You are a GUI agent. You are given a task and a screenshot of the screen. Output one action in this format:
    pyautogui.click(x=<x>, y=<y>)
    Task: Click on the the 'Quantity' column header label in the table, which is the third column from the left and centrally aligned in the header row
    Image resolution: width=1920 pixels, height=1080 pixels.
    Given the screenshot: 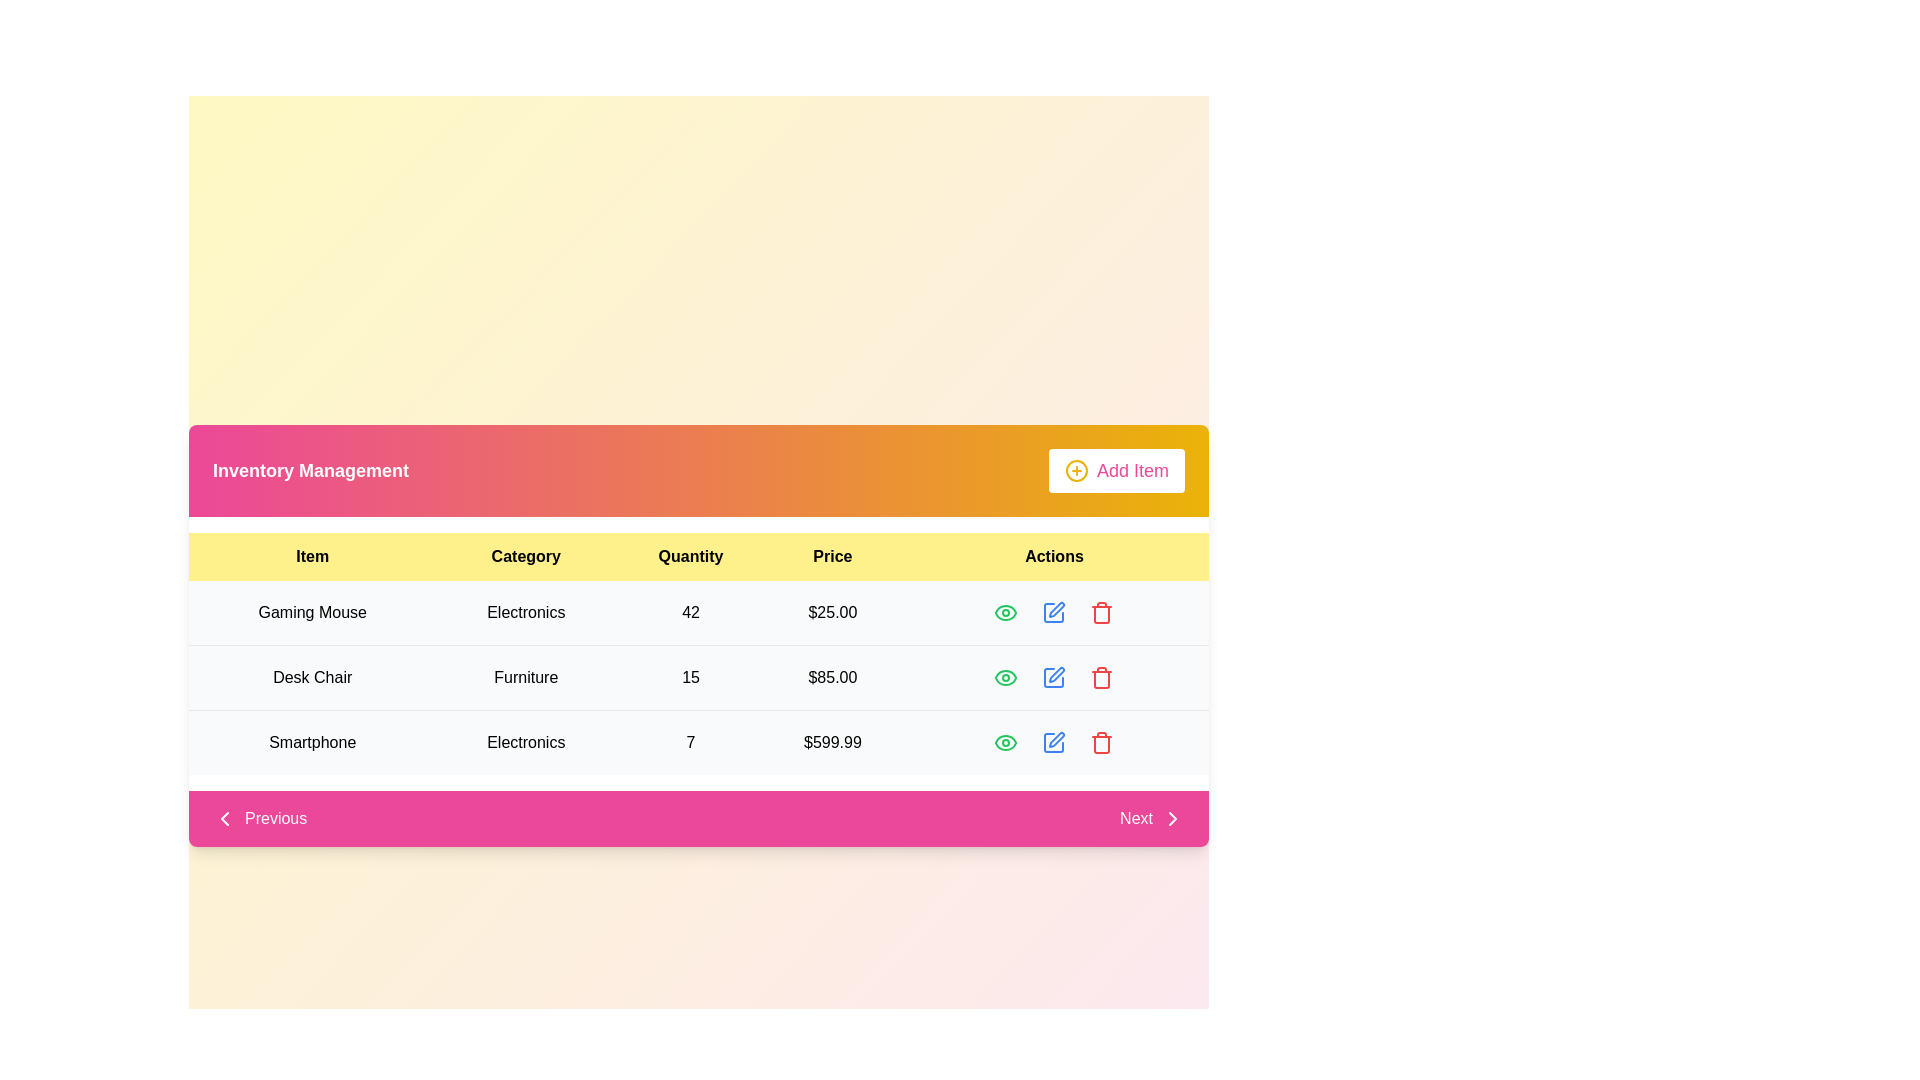 What is the action you would take?
    pyautogui.click(x=691, y=556)
    